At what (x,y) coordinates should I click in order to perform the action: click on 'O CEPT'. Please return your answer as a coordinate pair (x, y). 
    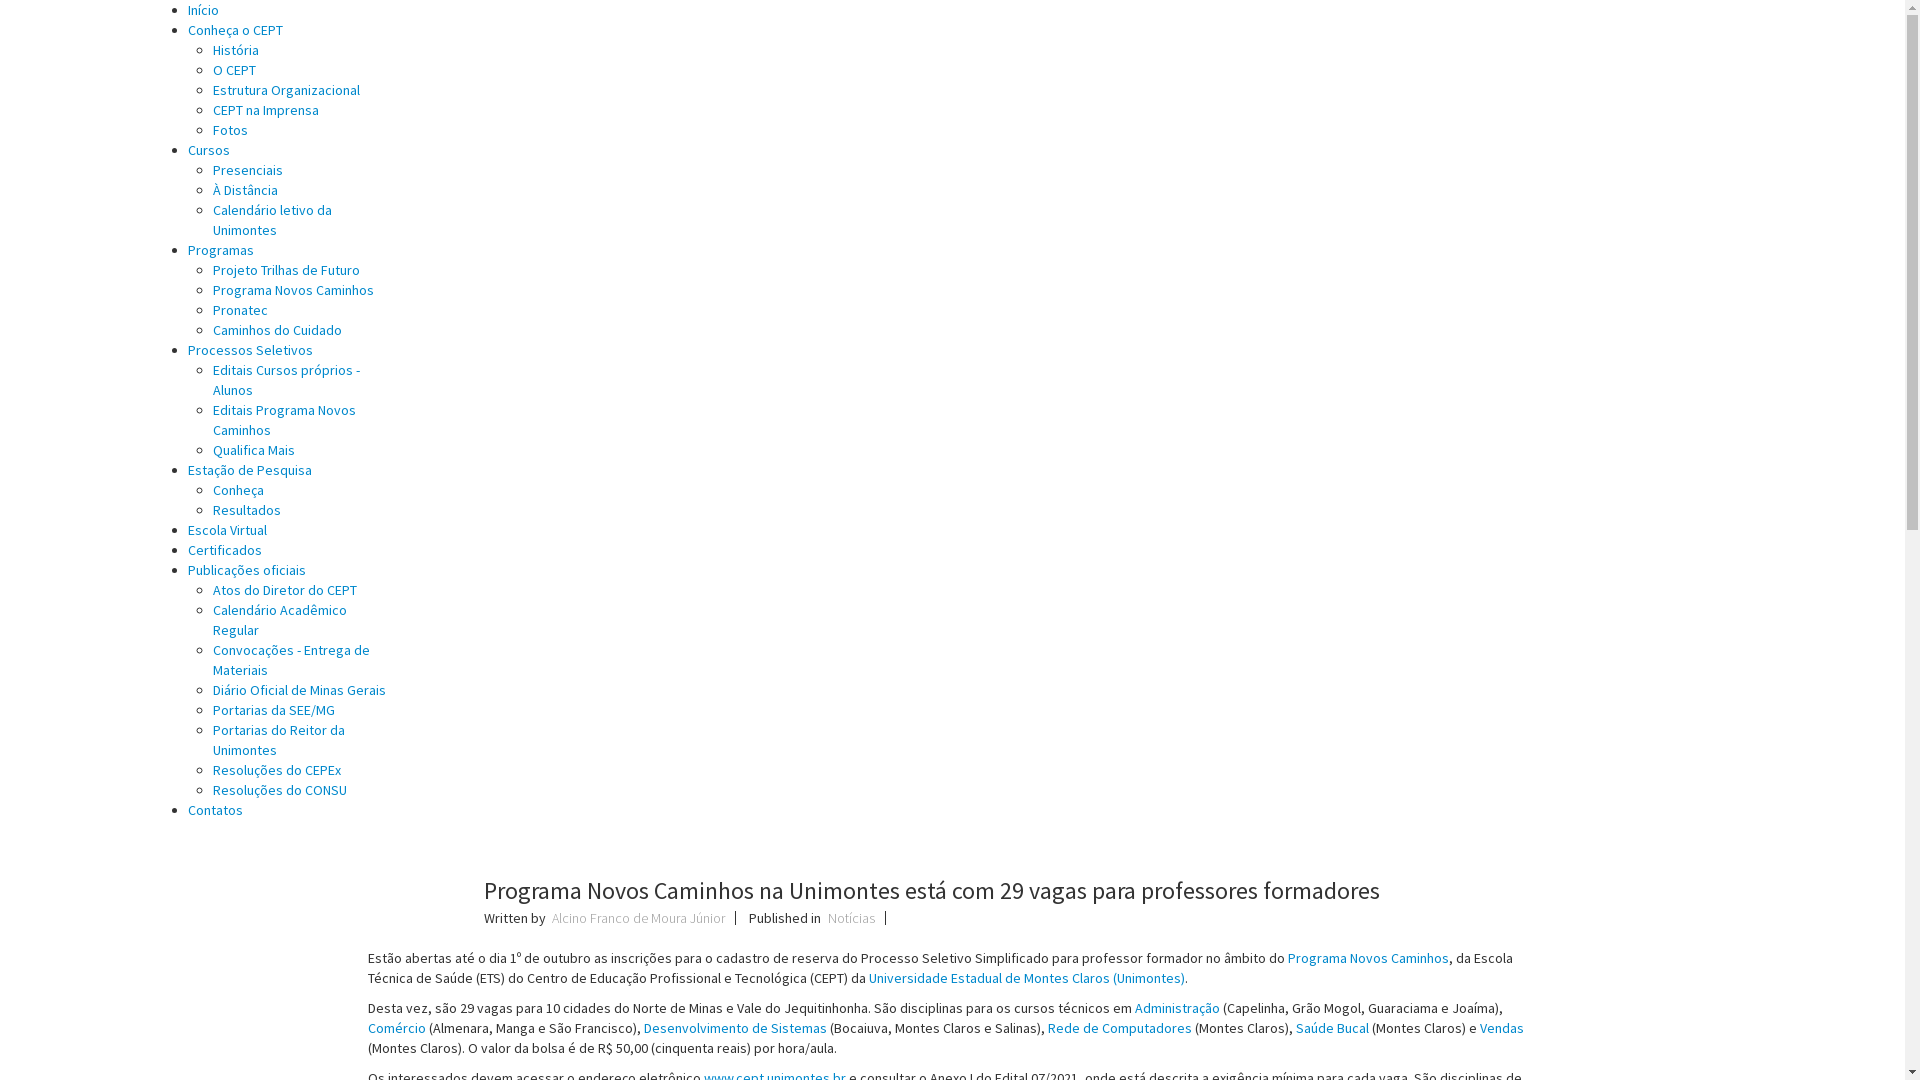
    Looking at the image, I should click on (212, 68).